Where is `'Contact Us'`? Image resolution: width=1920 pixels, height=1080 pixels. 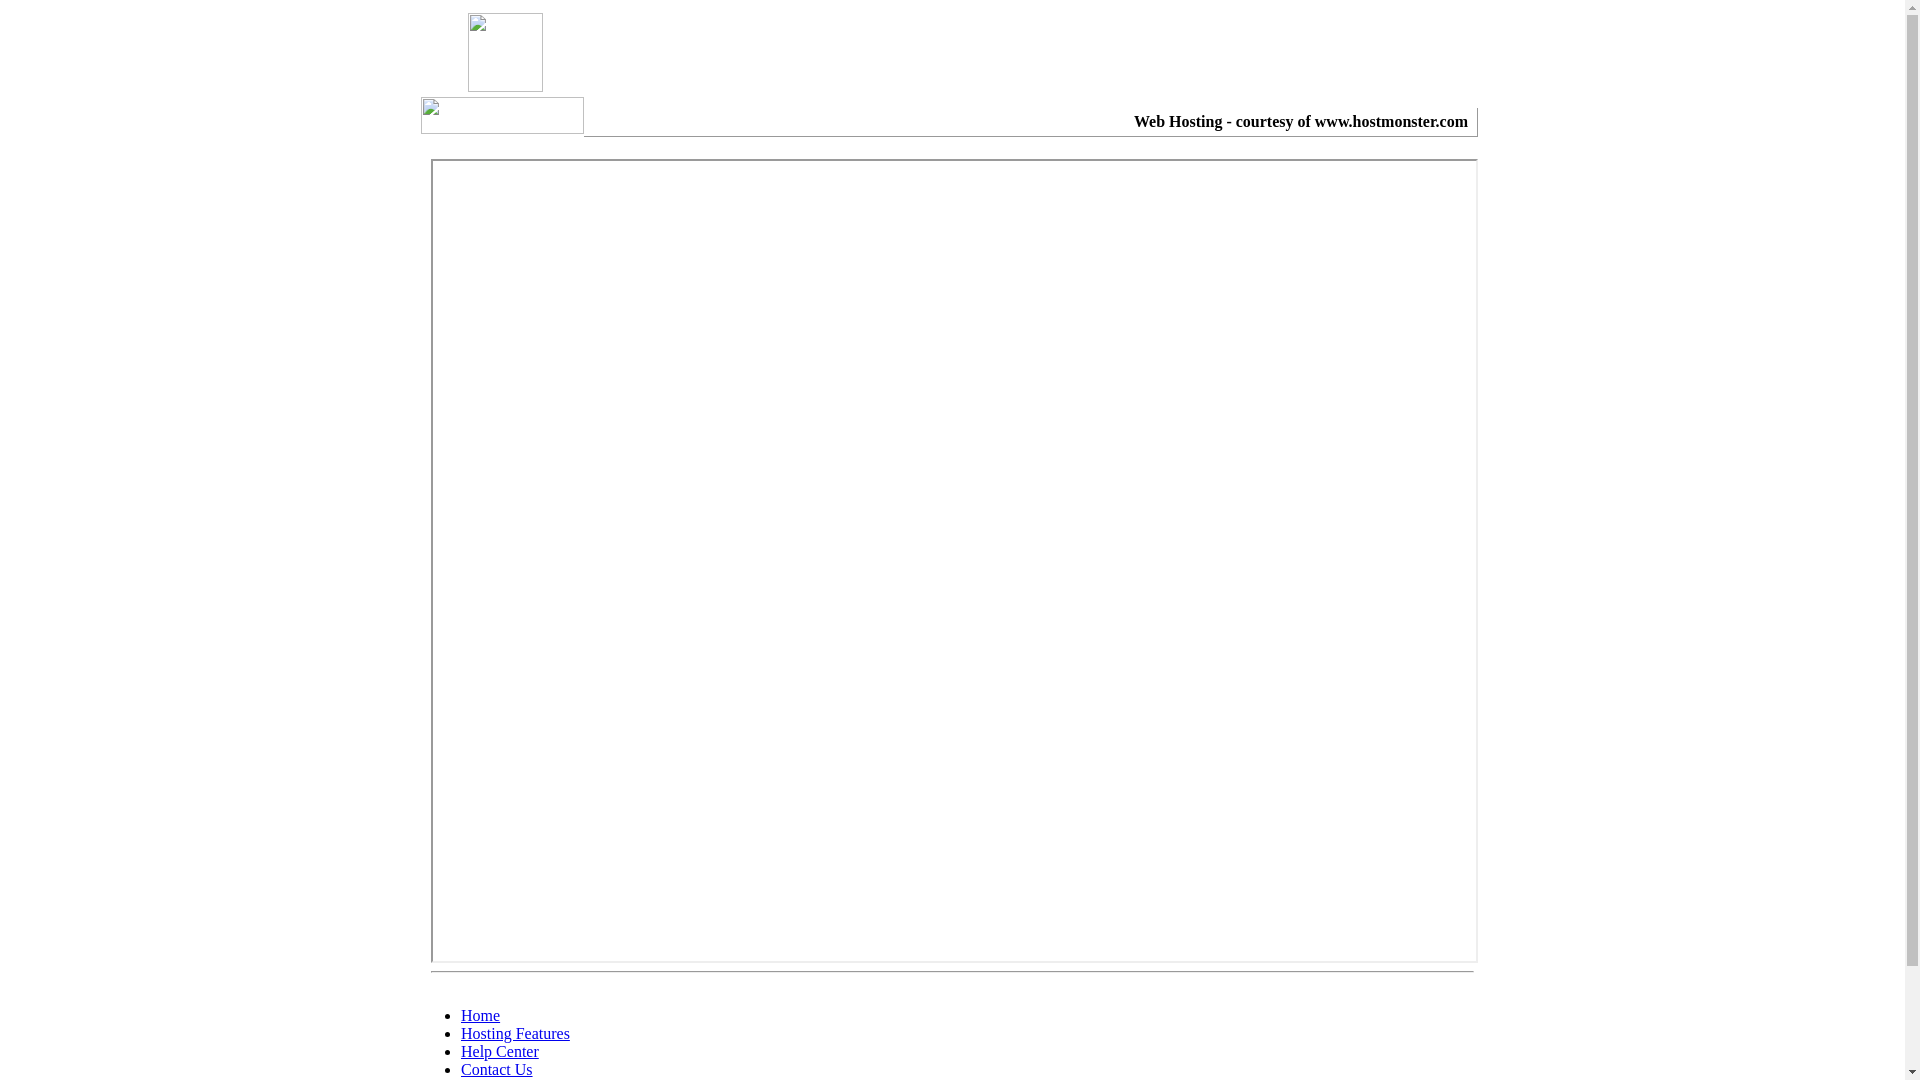 'Contact Us' is located at coordinates (497, 1068).